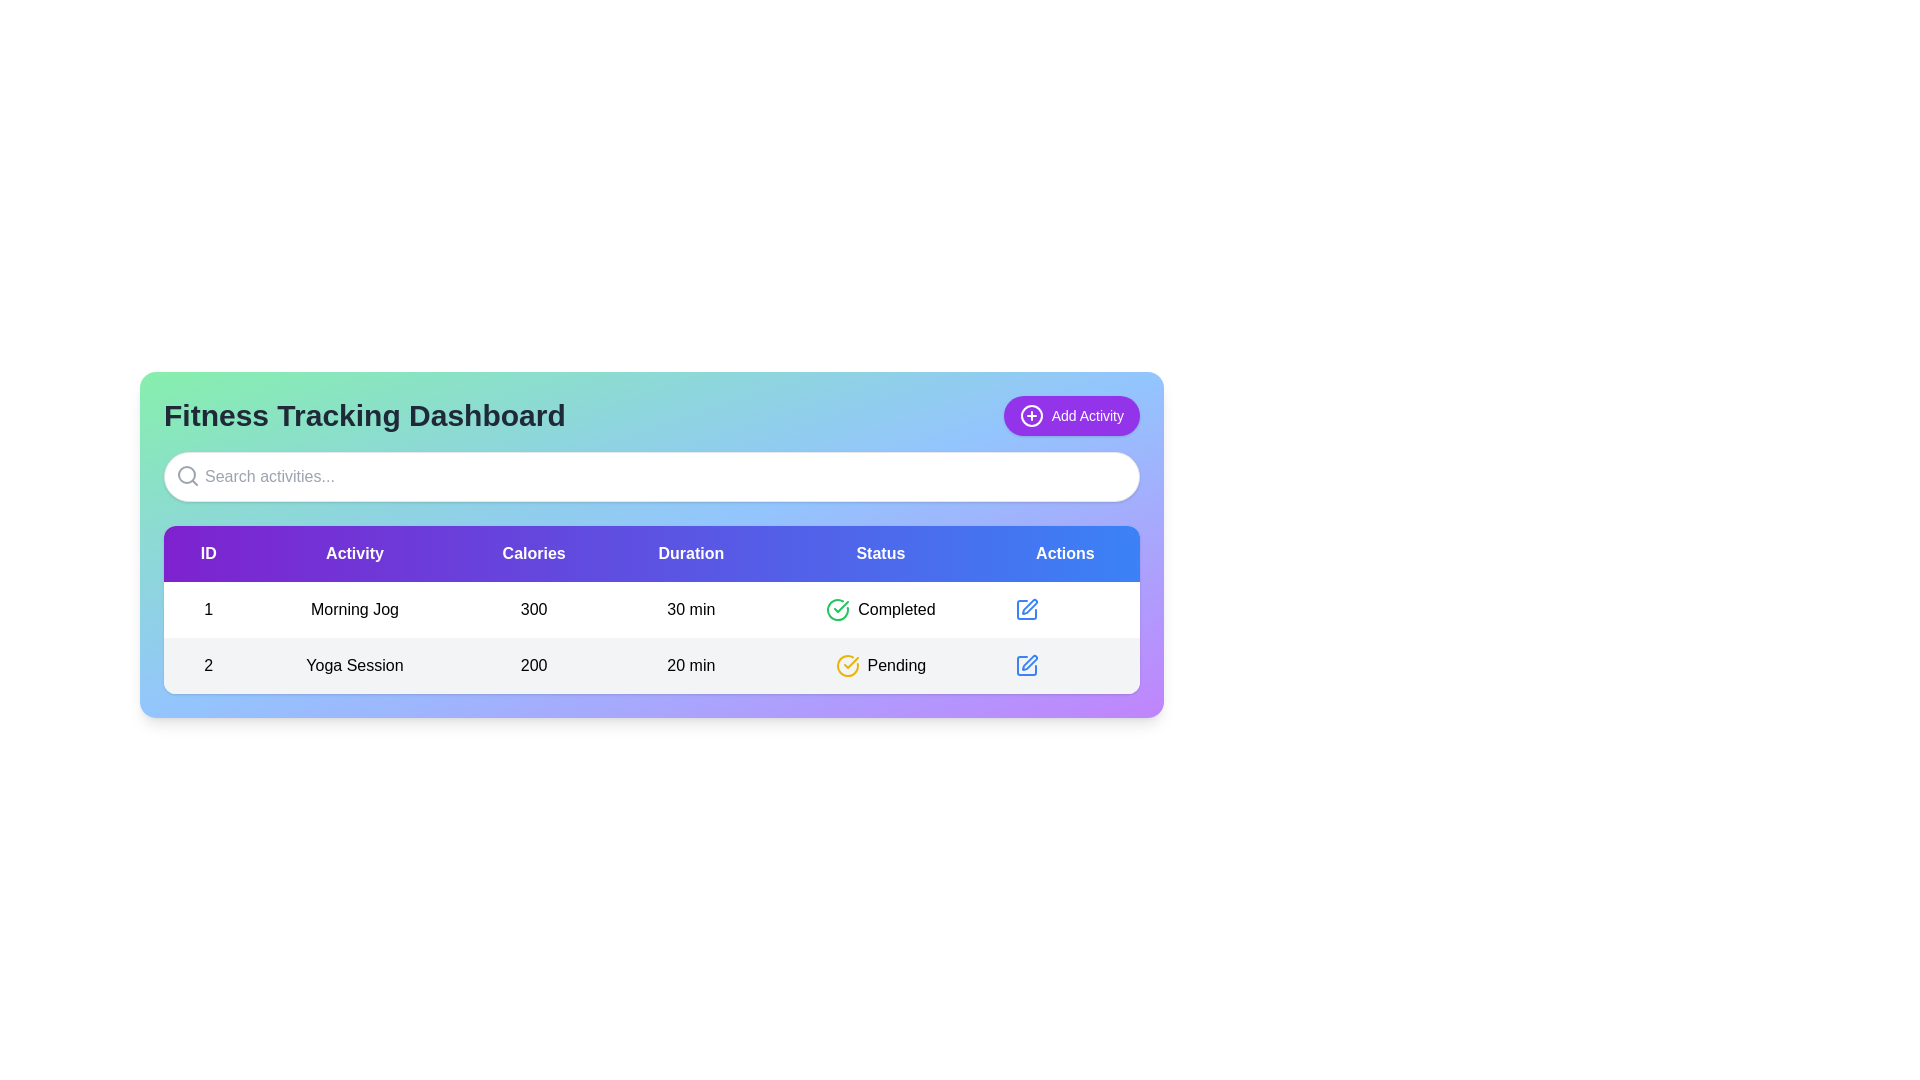  I want to click on text content 'ID' from the table header cell with a purple background and white text, located at the top-left corner of the table header row, so click(208, 554).